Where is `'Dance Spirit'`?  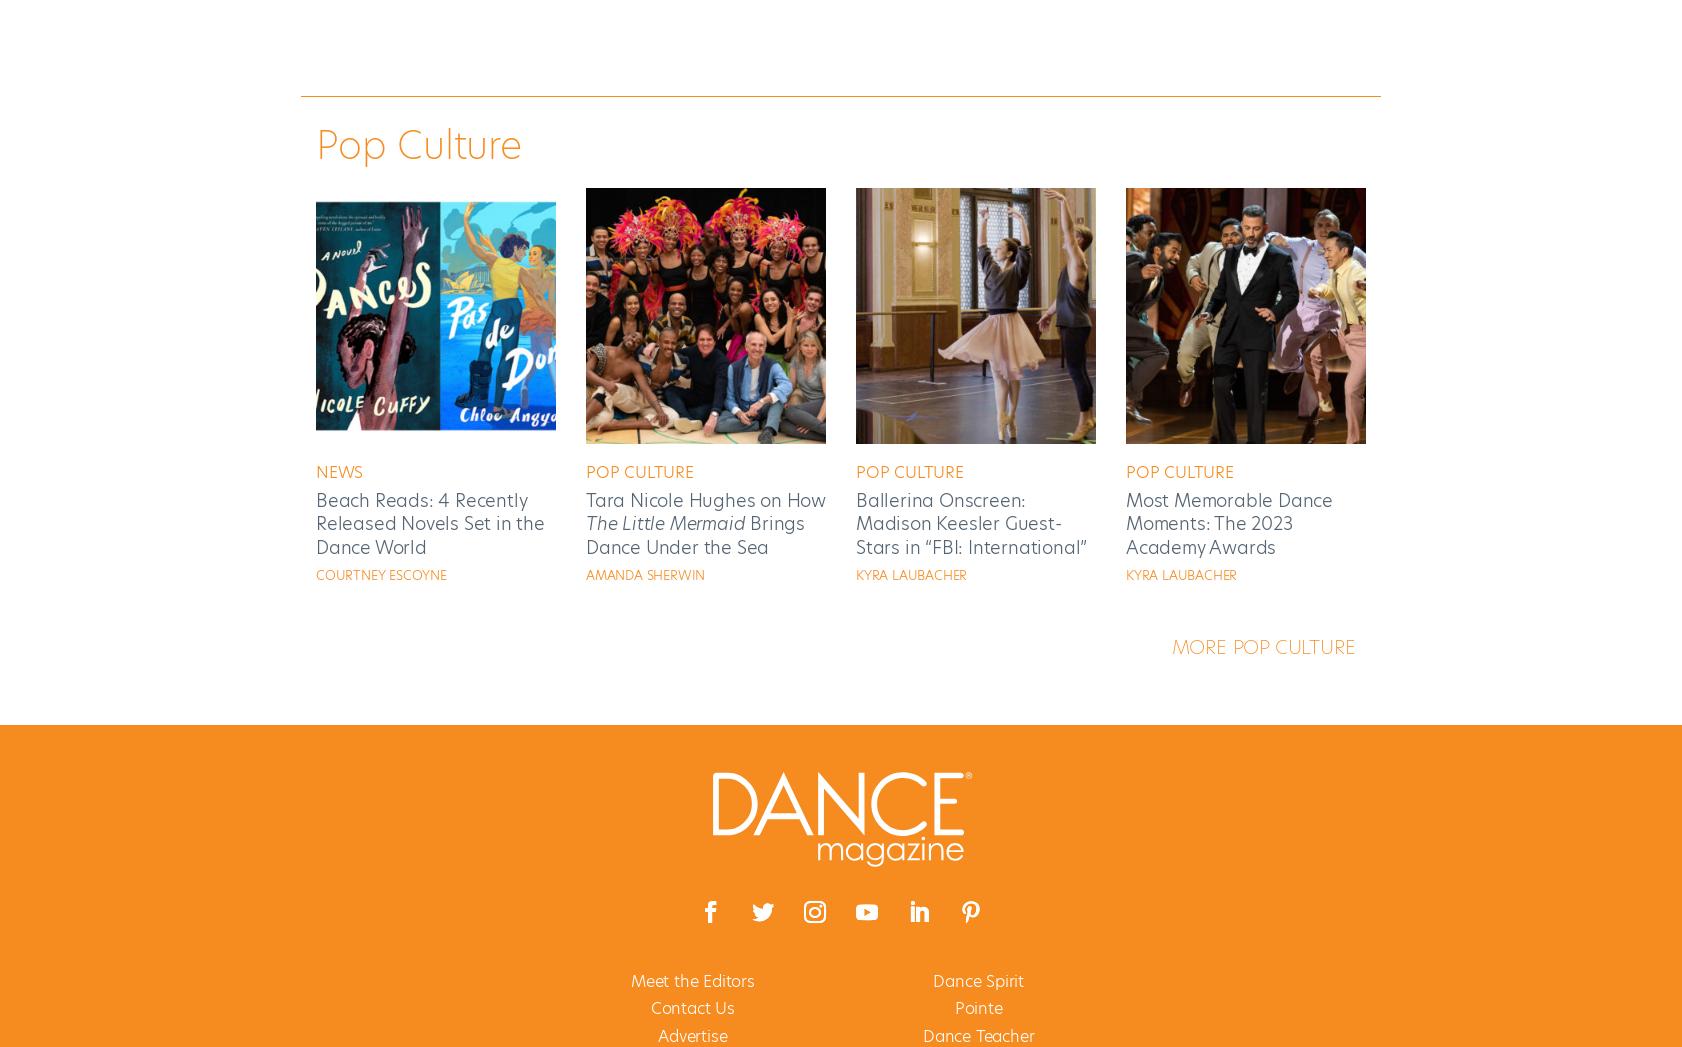 'Dance Spirit' is located at coordinates (932, 980).